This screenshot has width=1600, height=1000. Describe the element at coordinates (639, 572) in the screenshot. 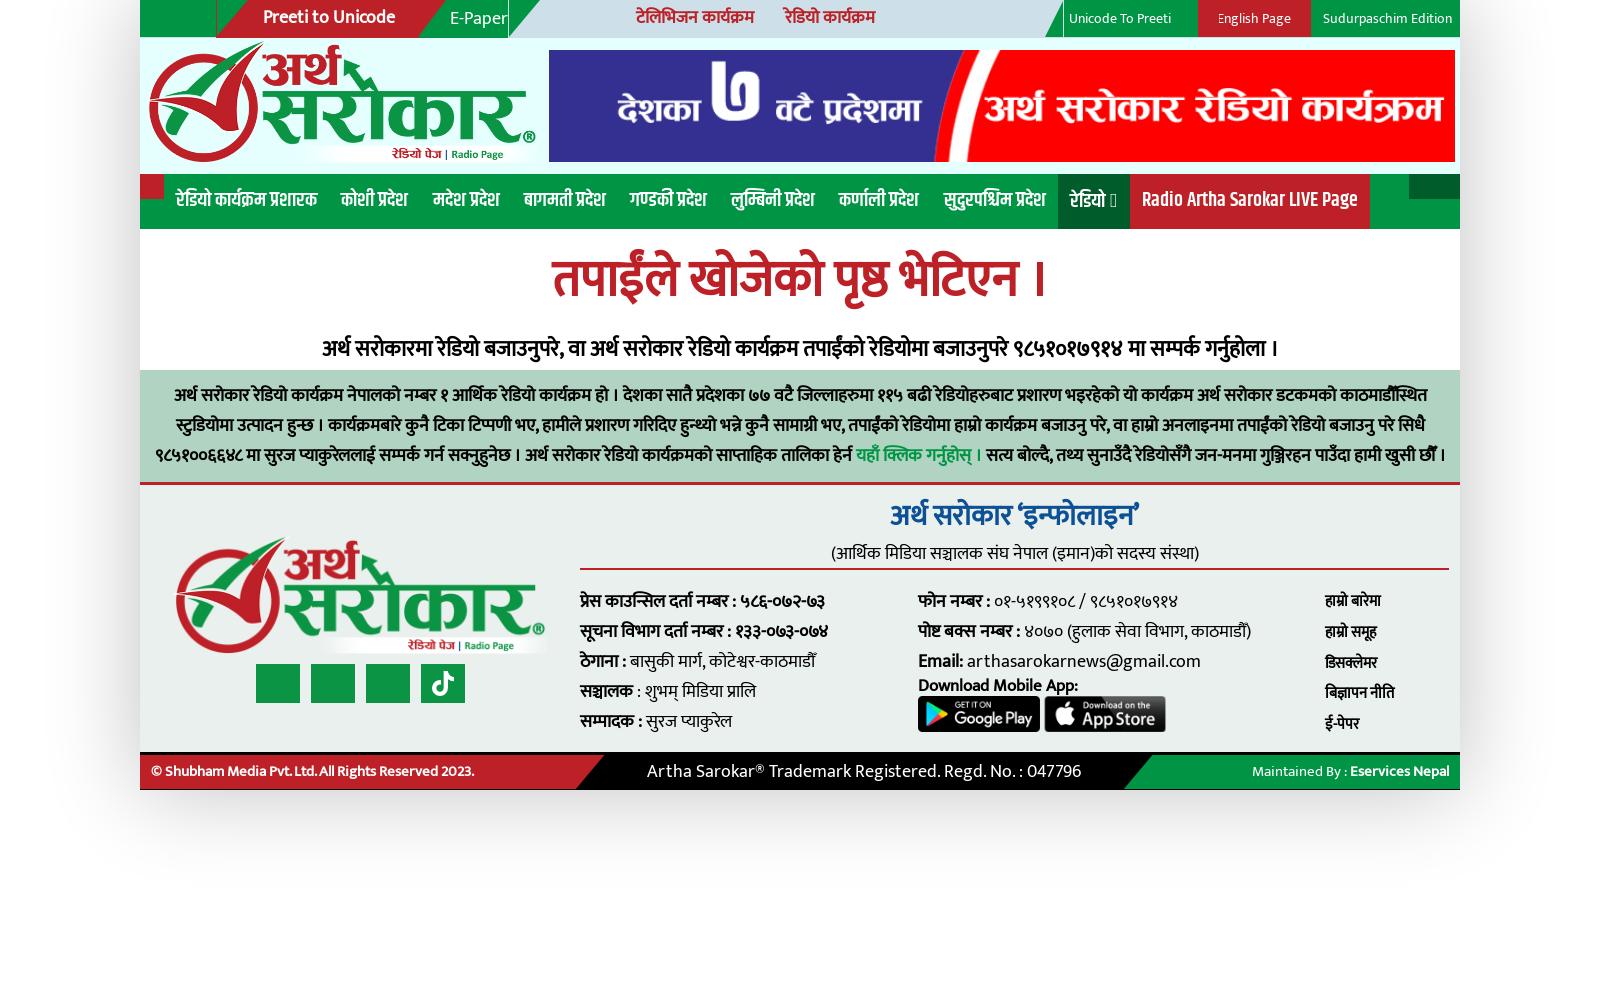

I see `'सूचना विभाग दर्ता नम्बर : १३३-०७३-०७४'` at that location.